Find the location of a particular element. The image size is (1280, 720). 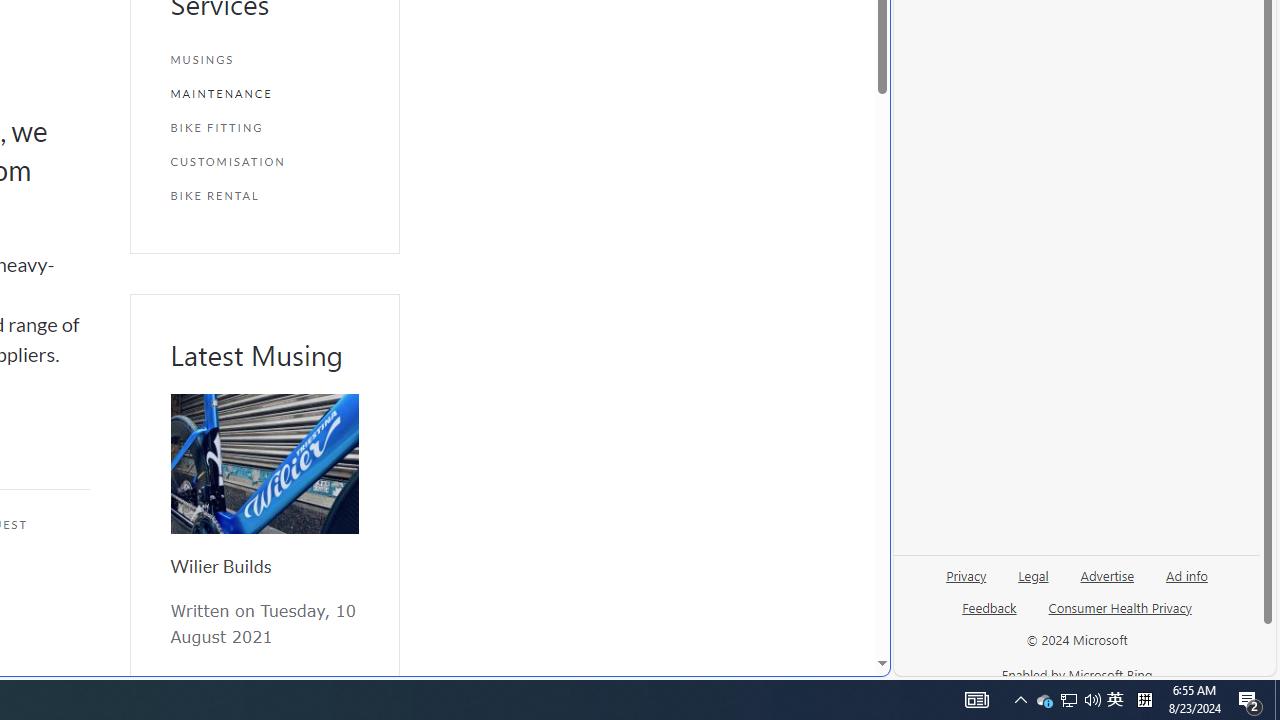

'BIKE RENTAL' is located at coordinates (263, 195).